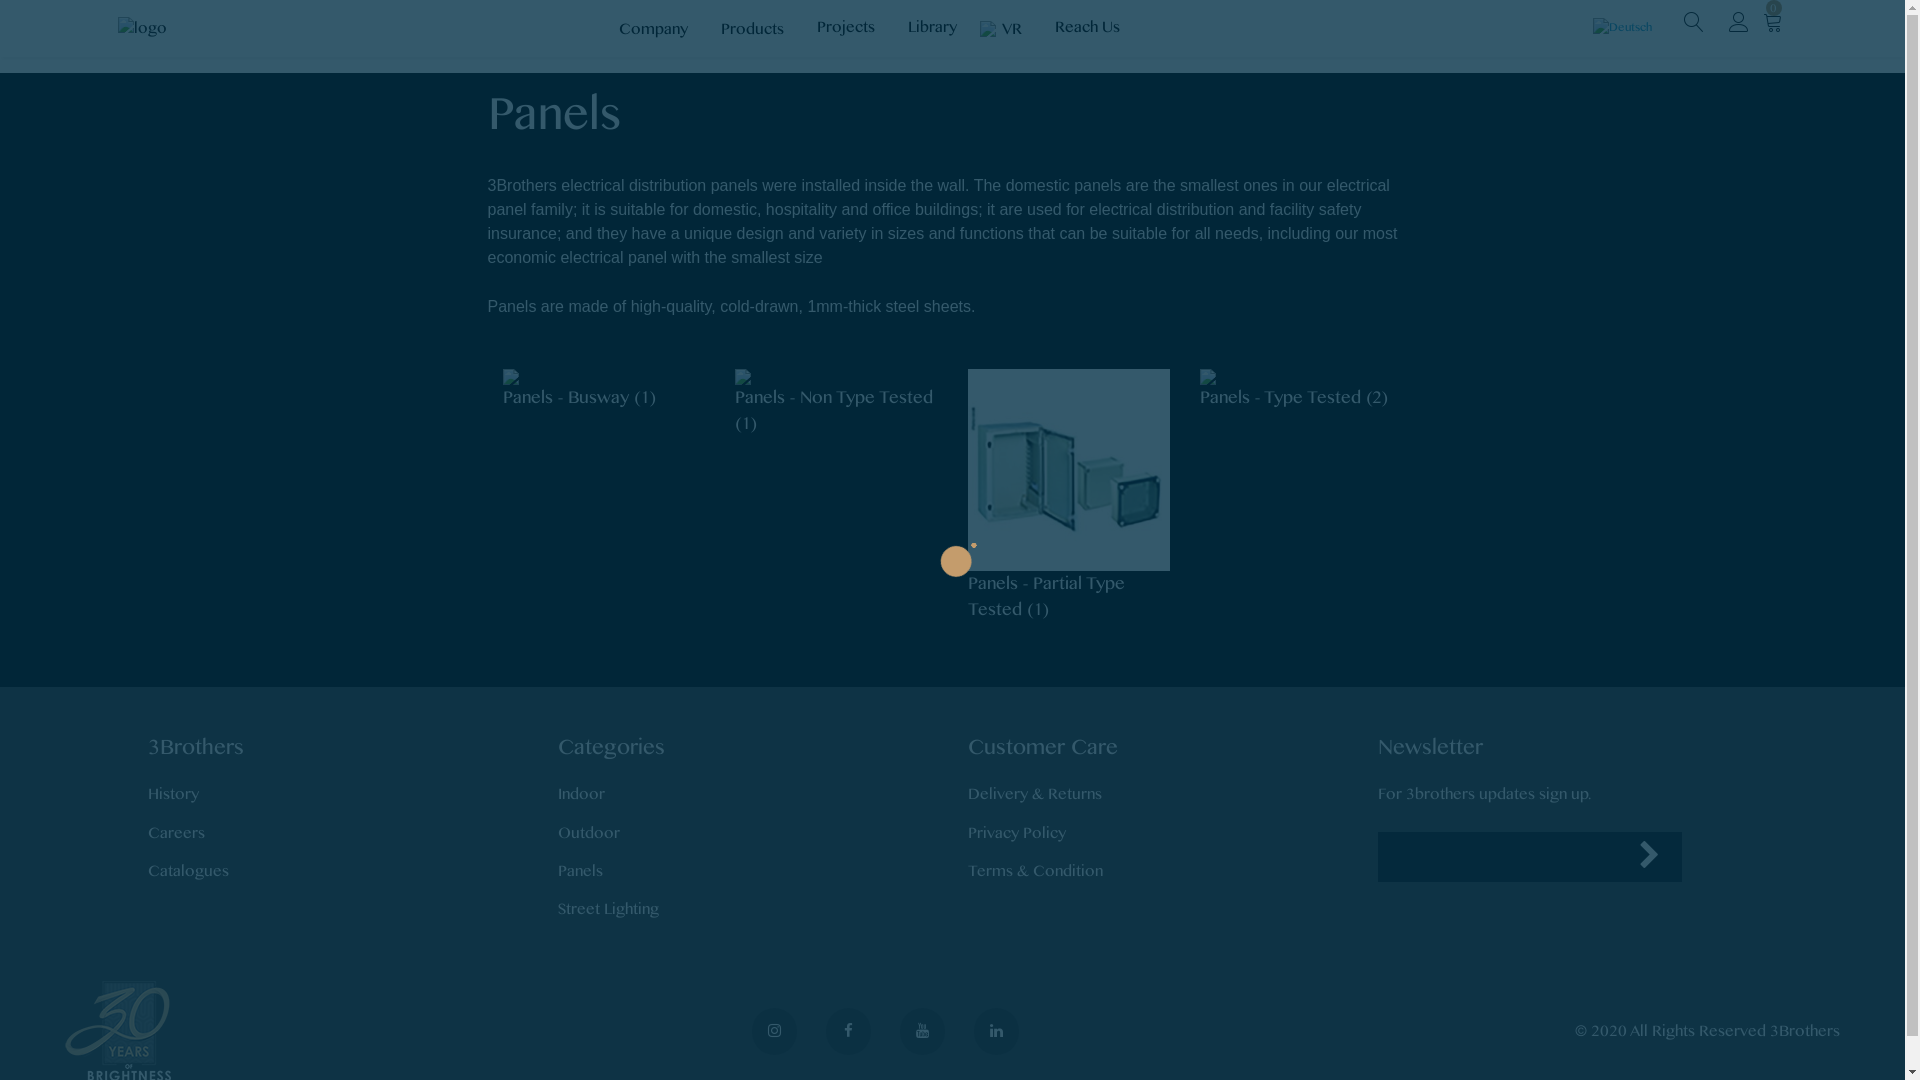 The height and width of the screenshot is (1080, 1920). Describe the element at coordinates (603, 28) in the screenshot. I see `'Company'` at that location.